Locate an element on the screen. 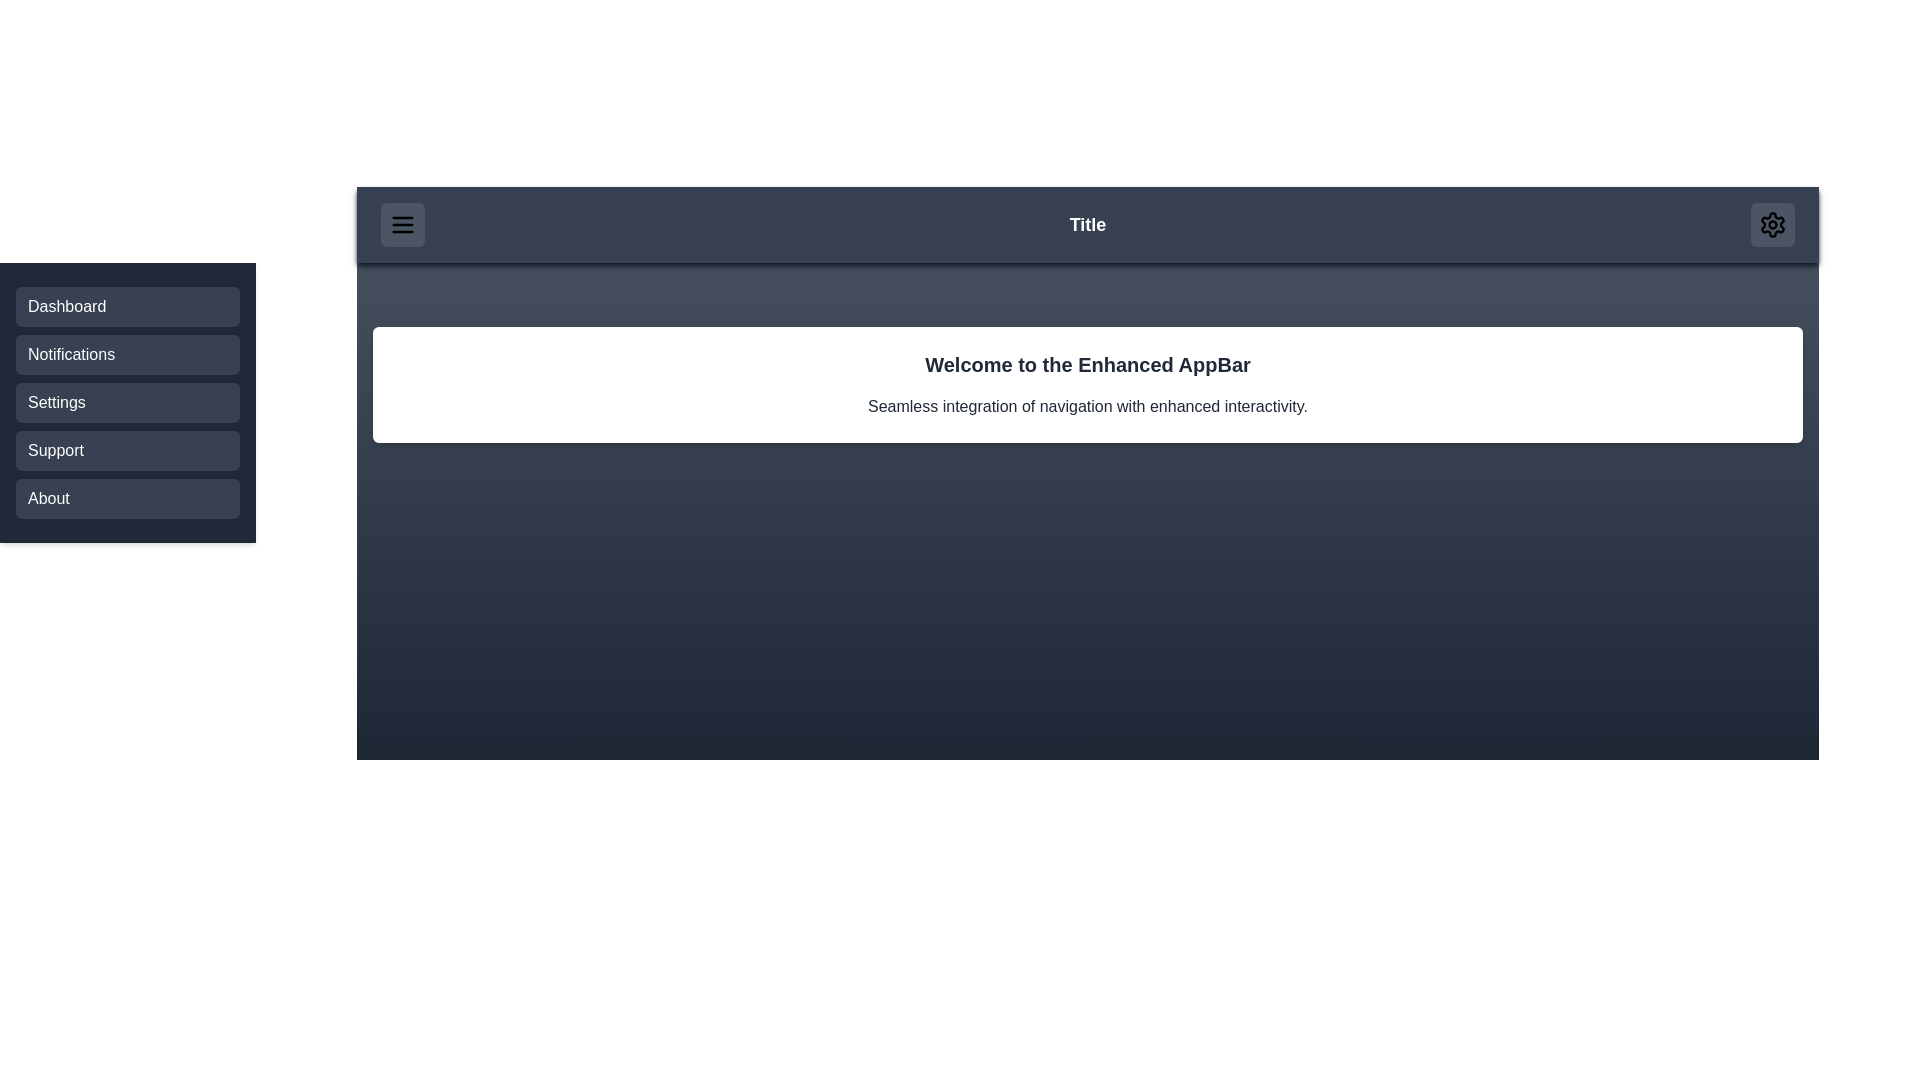 This screenshot has height=1080, width=1920. the menu button to toggle the visibility of the menu is located at coordinates (402, 224).